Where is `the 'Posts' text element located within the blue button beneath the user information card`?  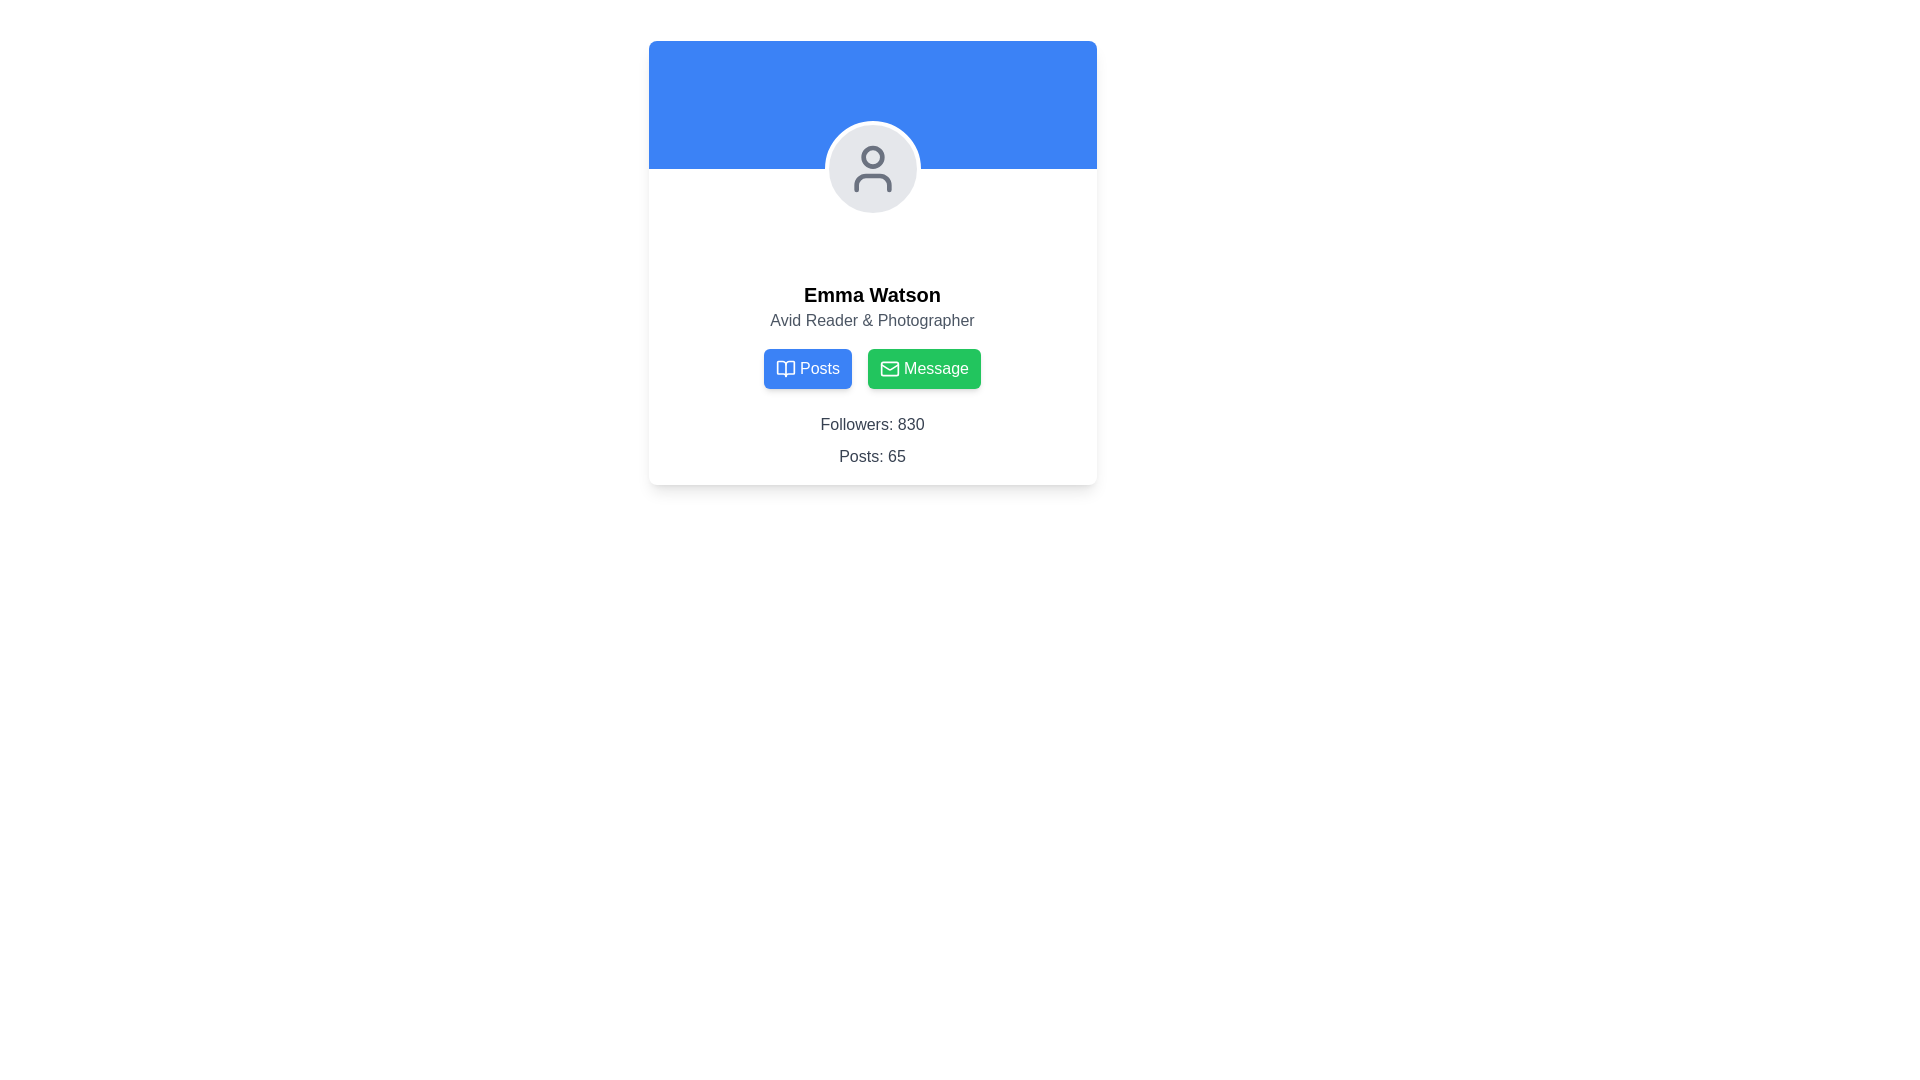 the 'Posts' text element located within the blue button beneath the user information card is located at coordinates (820, 369).